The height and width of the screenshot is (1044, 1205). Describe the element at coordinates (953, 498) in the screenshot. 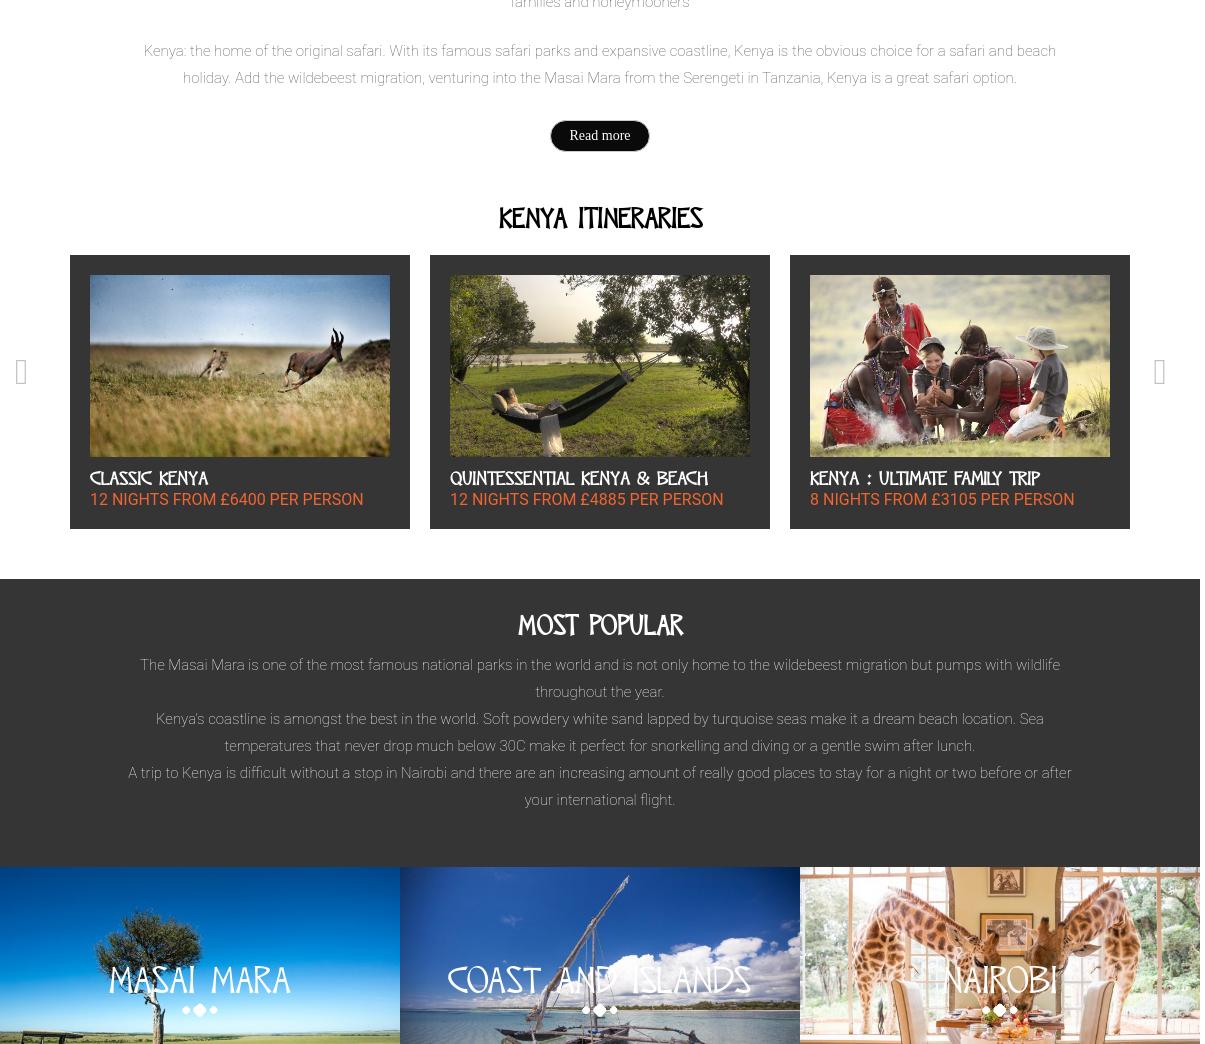

I see `'£3105'` at that location.